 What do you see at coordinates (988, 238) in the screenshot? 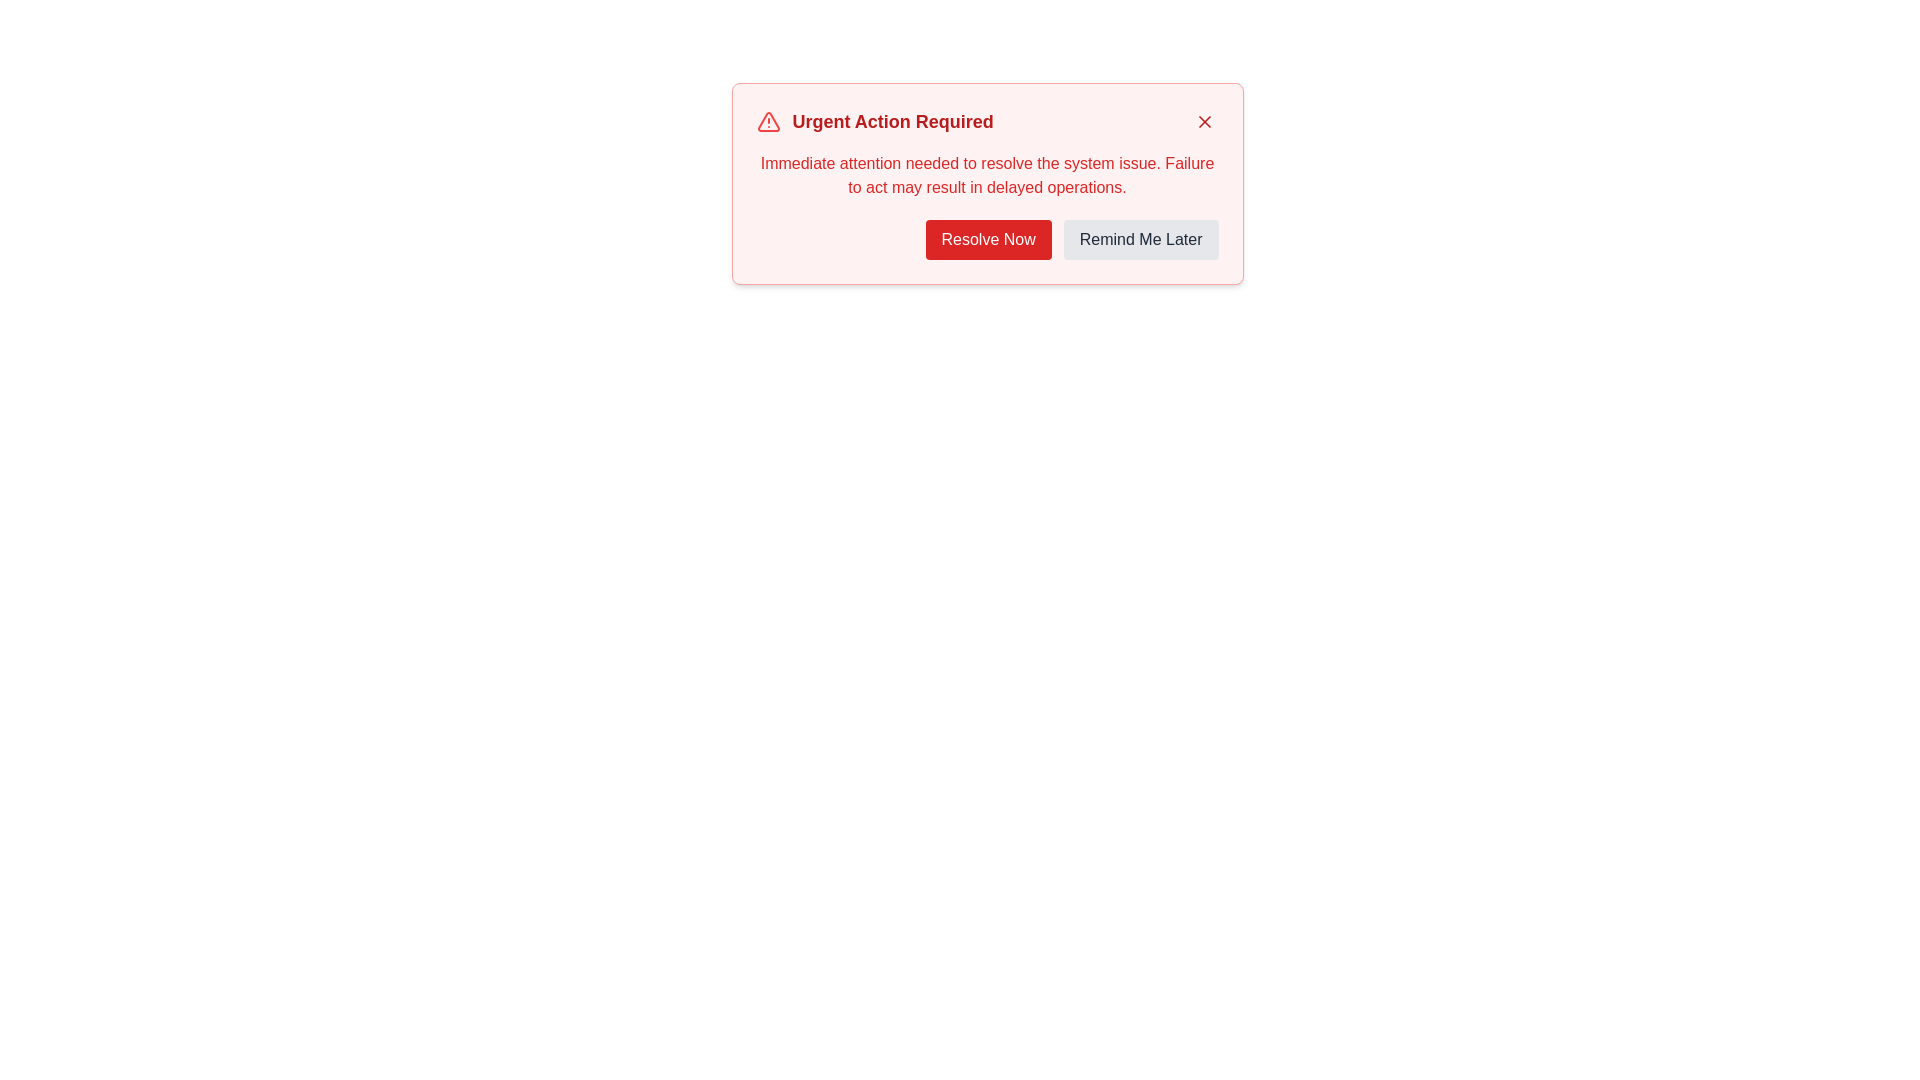
I see `the 'Resolve Now' button, which is a red button with white text, located on the bottom-right side of the interface` at bounding box center [988, 238].